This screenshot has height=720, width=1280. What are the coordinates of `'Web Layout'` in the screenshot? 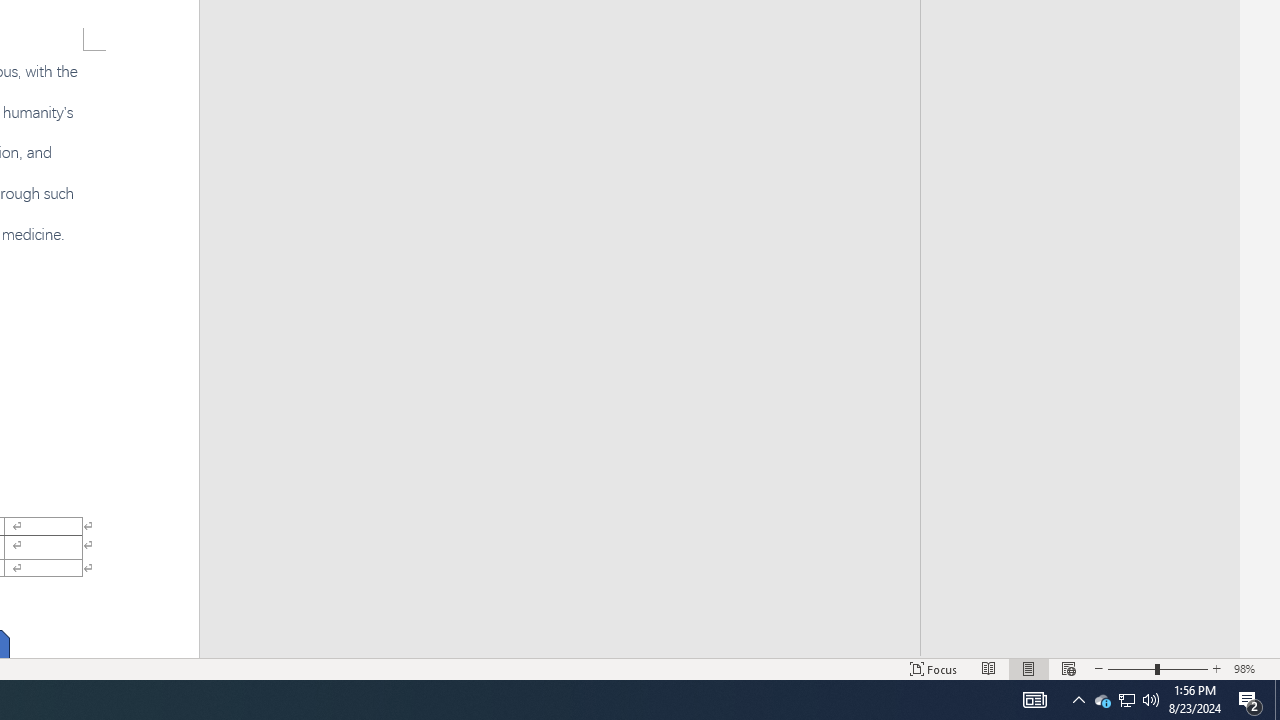 It's located at (1068, 669).